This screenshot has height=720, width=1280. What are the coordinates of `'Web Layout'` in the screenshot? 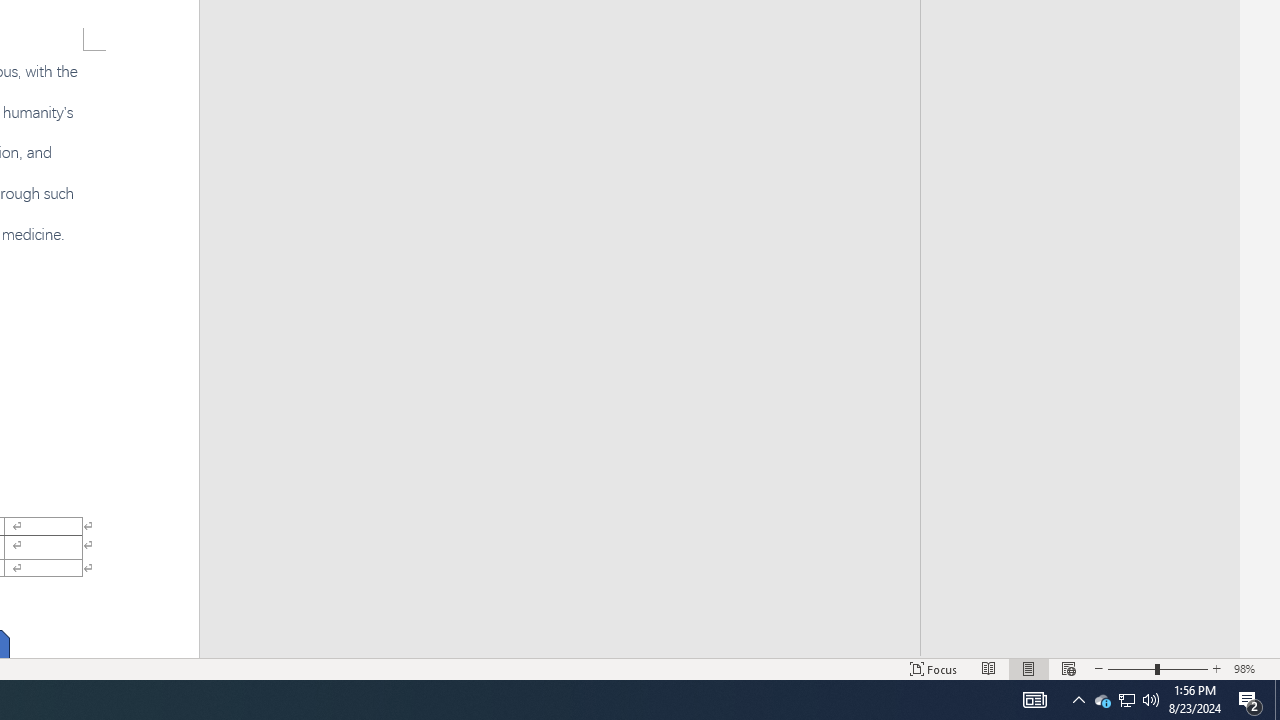 It's located at (1068, 669).